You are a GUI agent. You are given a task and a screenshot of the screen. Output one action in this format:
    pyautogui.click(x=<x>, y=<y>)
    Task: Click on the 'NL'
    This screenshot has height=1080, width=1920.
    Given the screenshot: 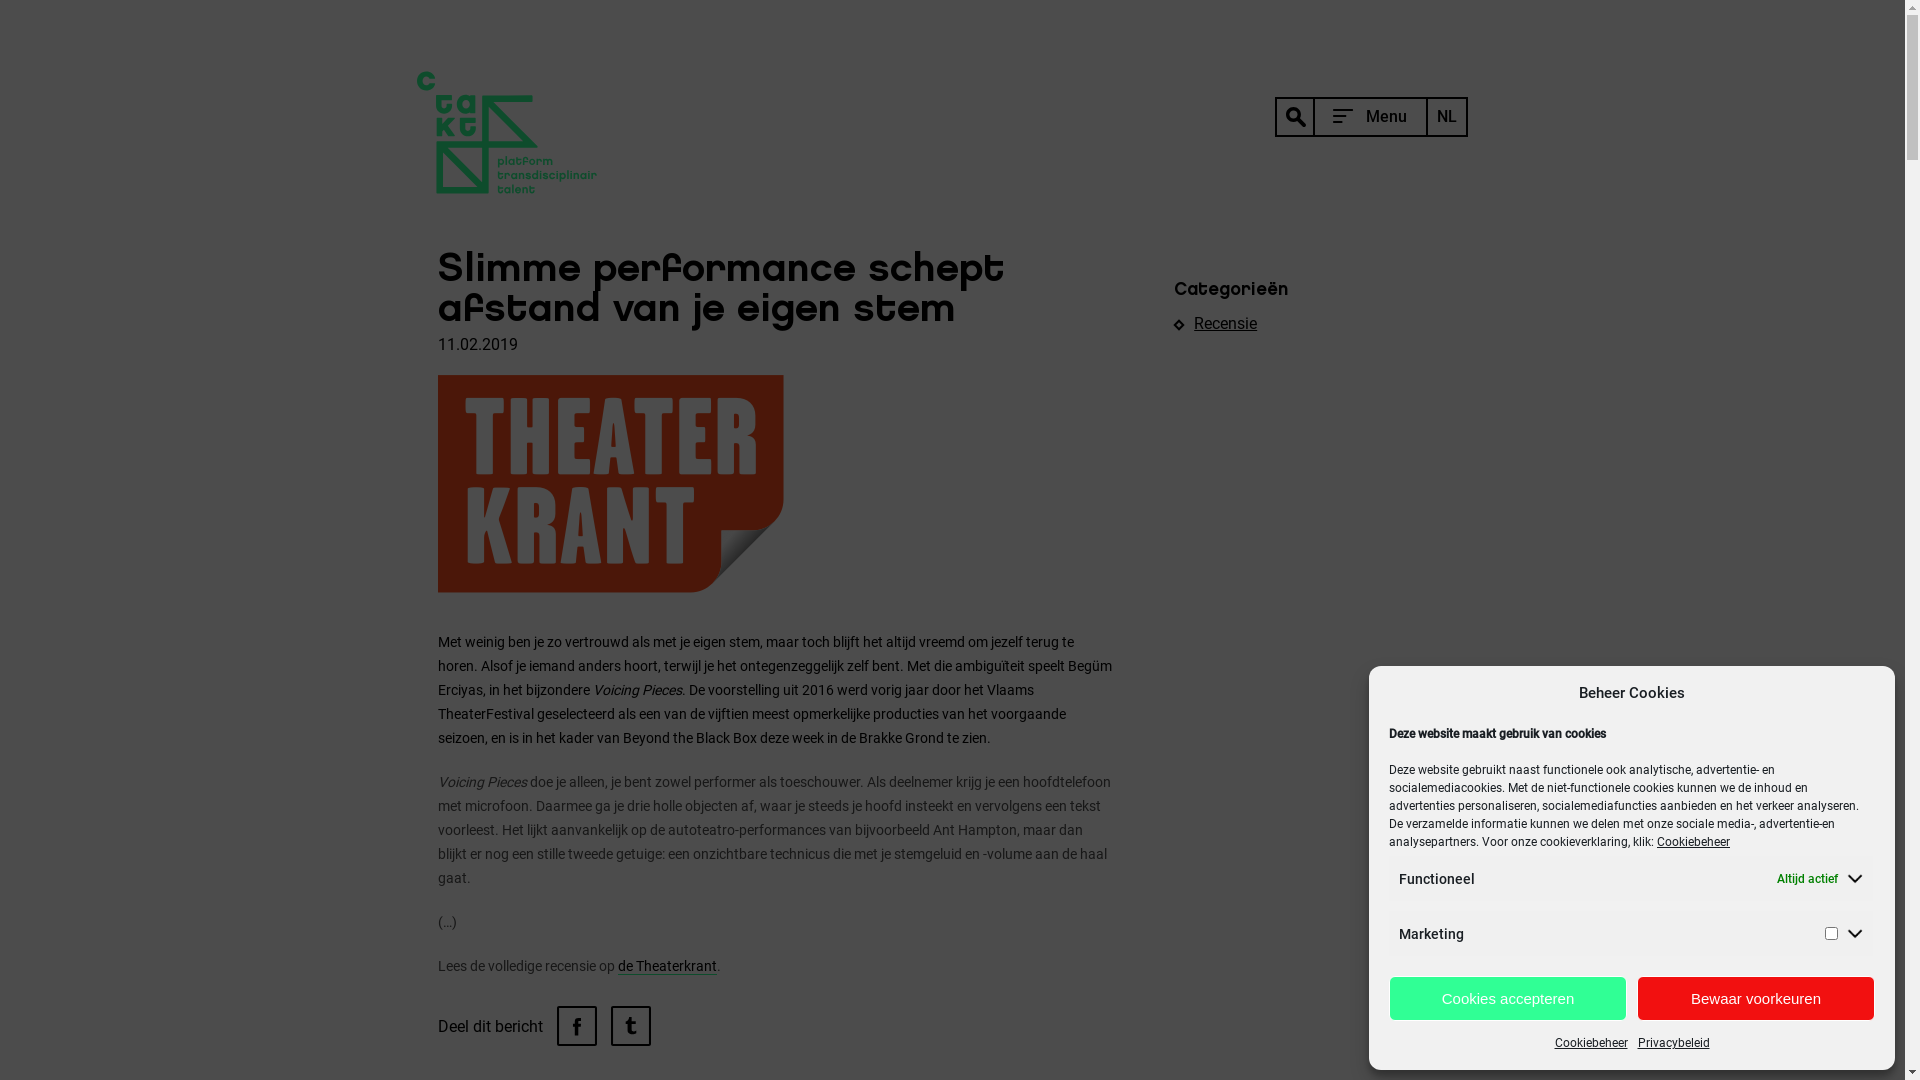 What is the action you would take?
    pyautogui.click(x=1446, y=116)
    